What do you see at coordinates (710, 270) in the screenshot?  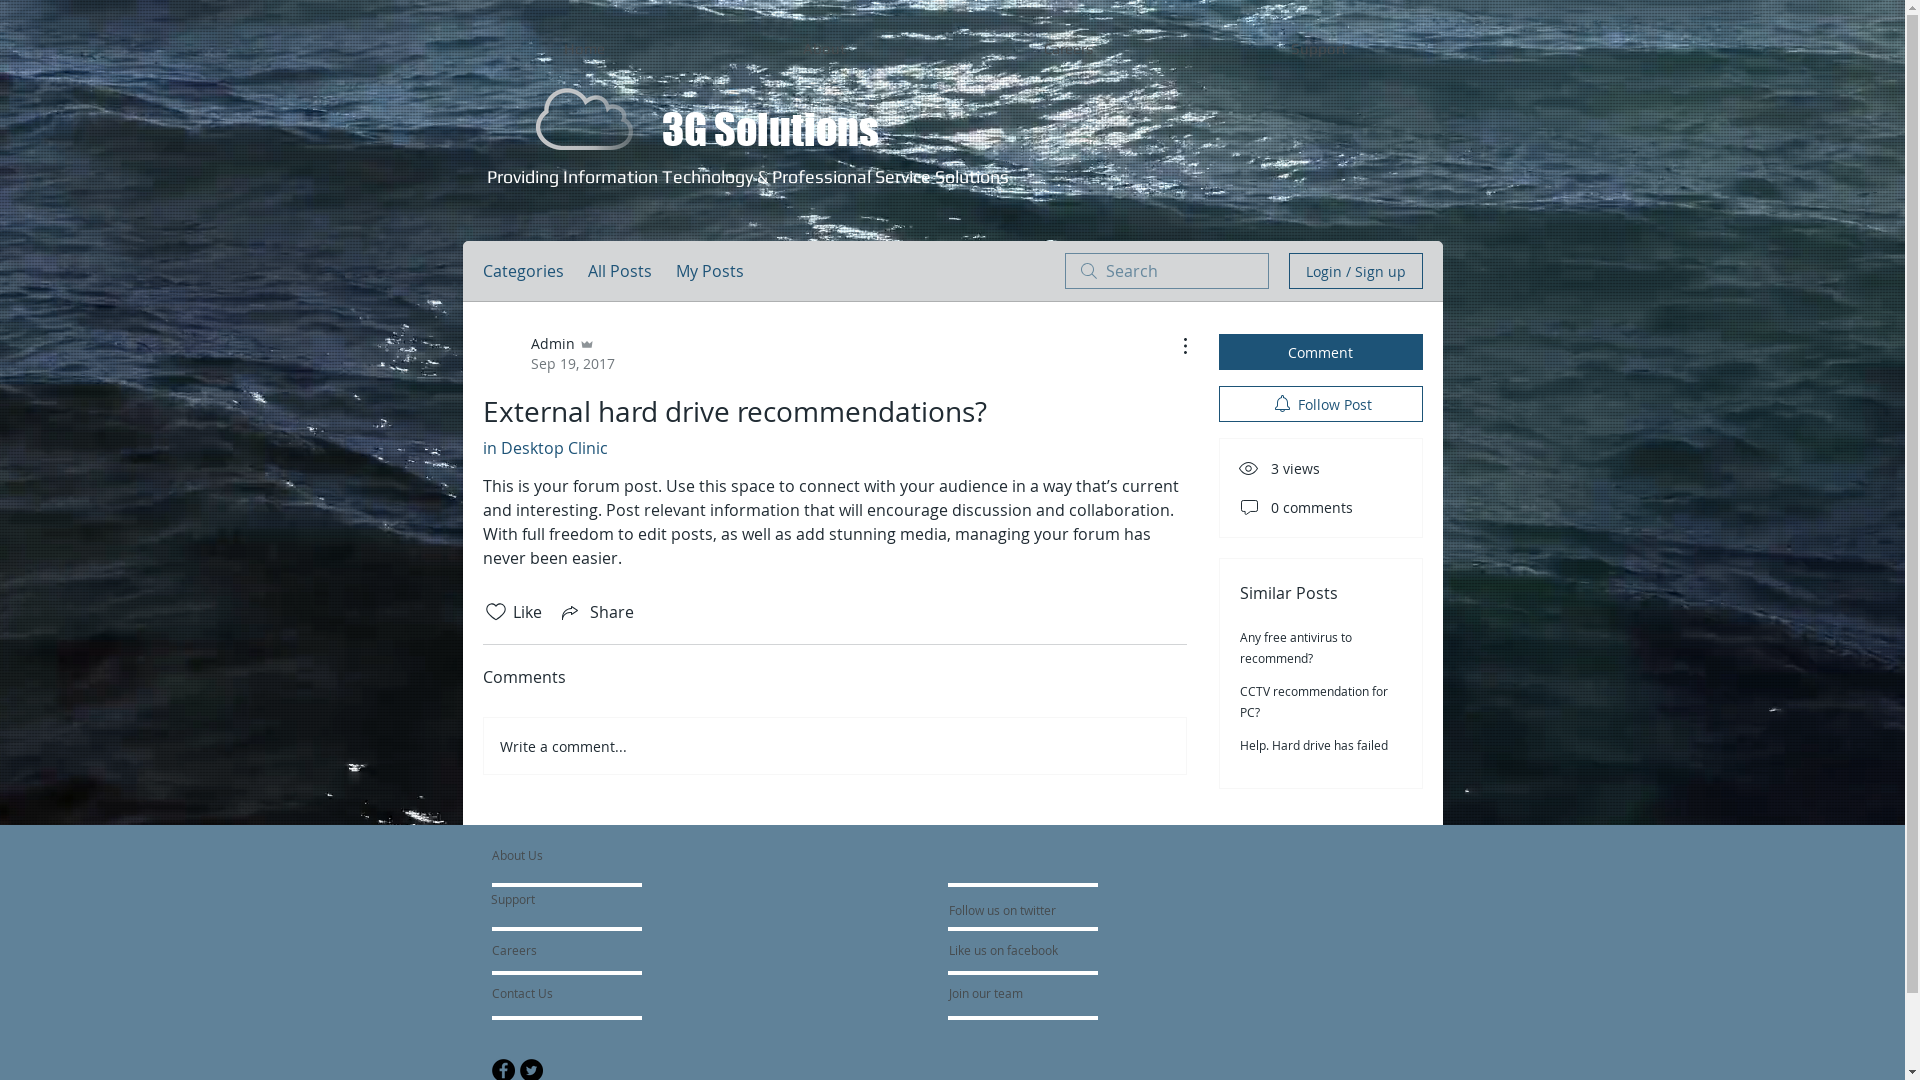 I see `'My Posts'` at bounding box center [710, 270].